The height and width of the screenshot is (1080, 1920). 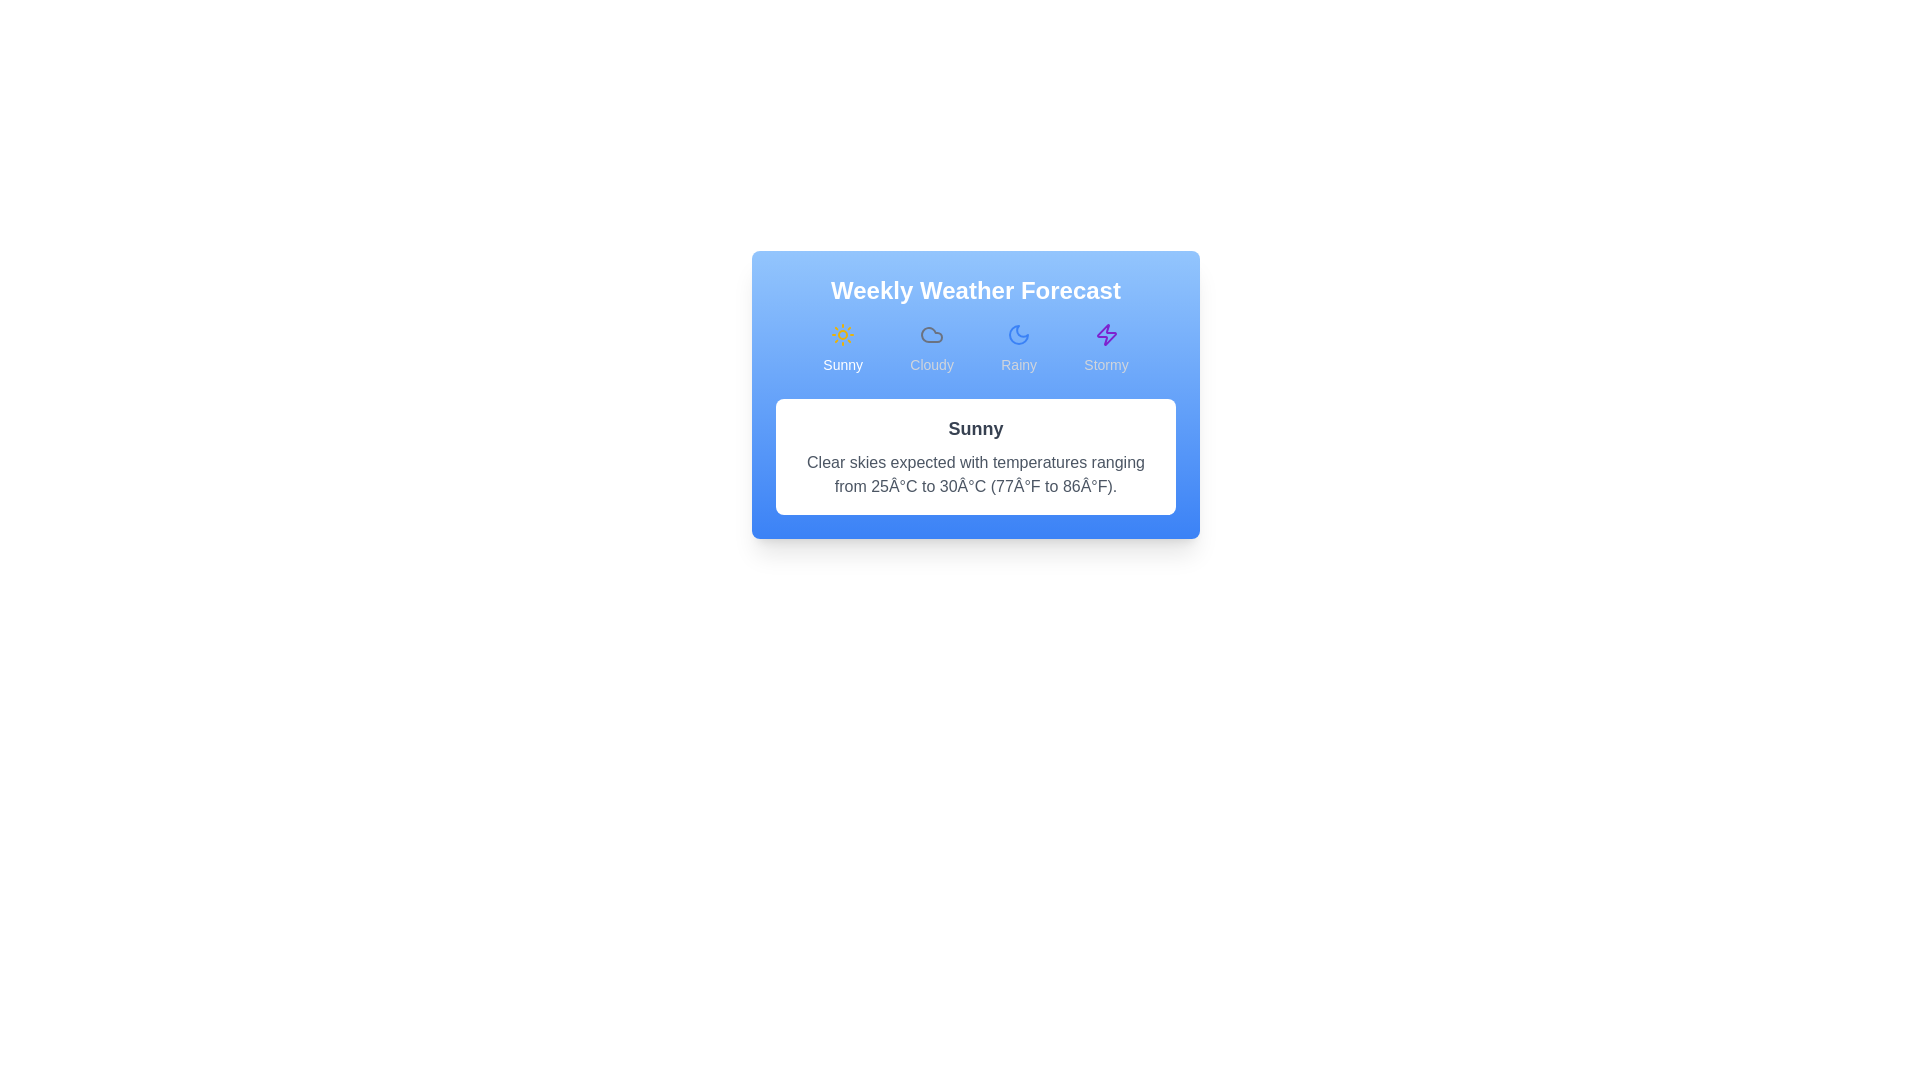 I want to click on the Sunny forecast tab by clicking on its button, so click(x=843, y=347).